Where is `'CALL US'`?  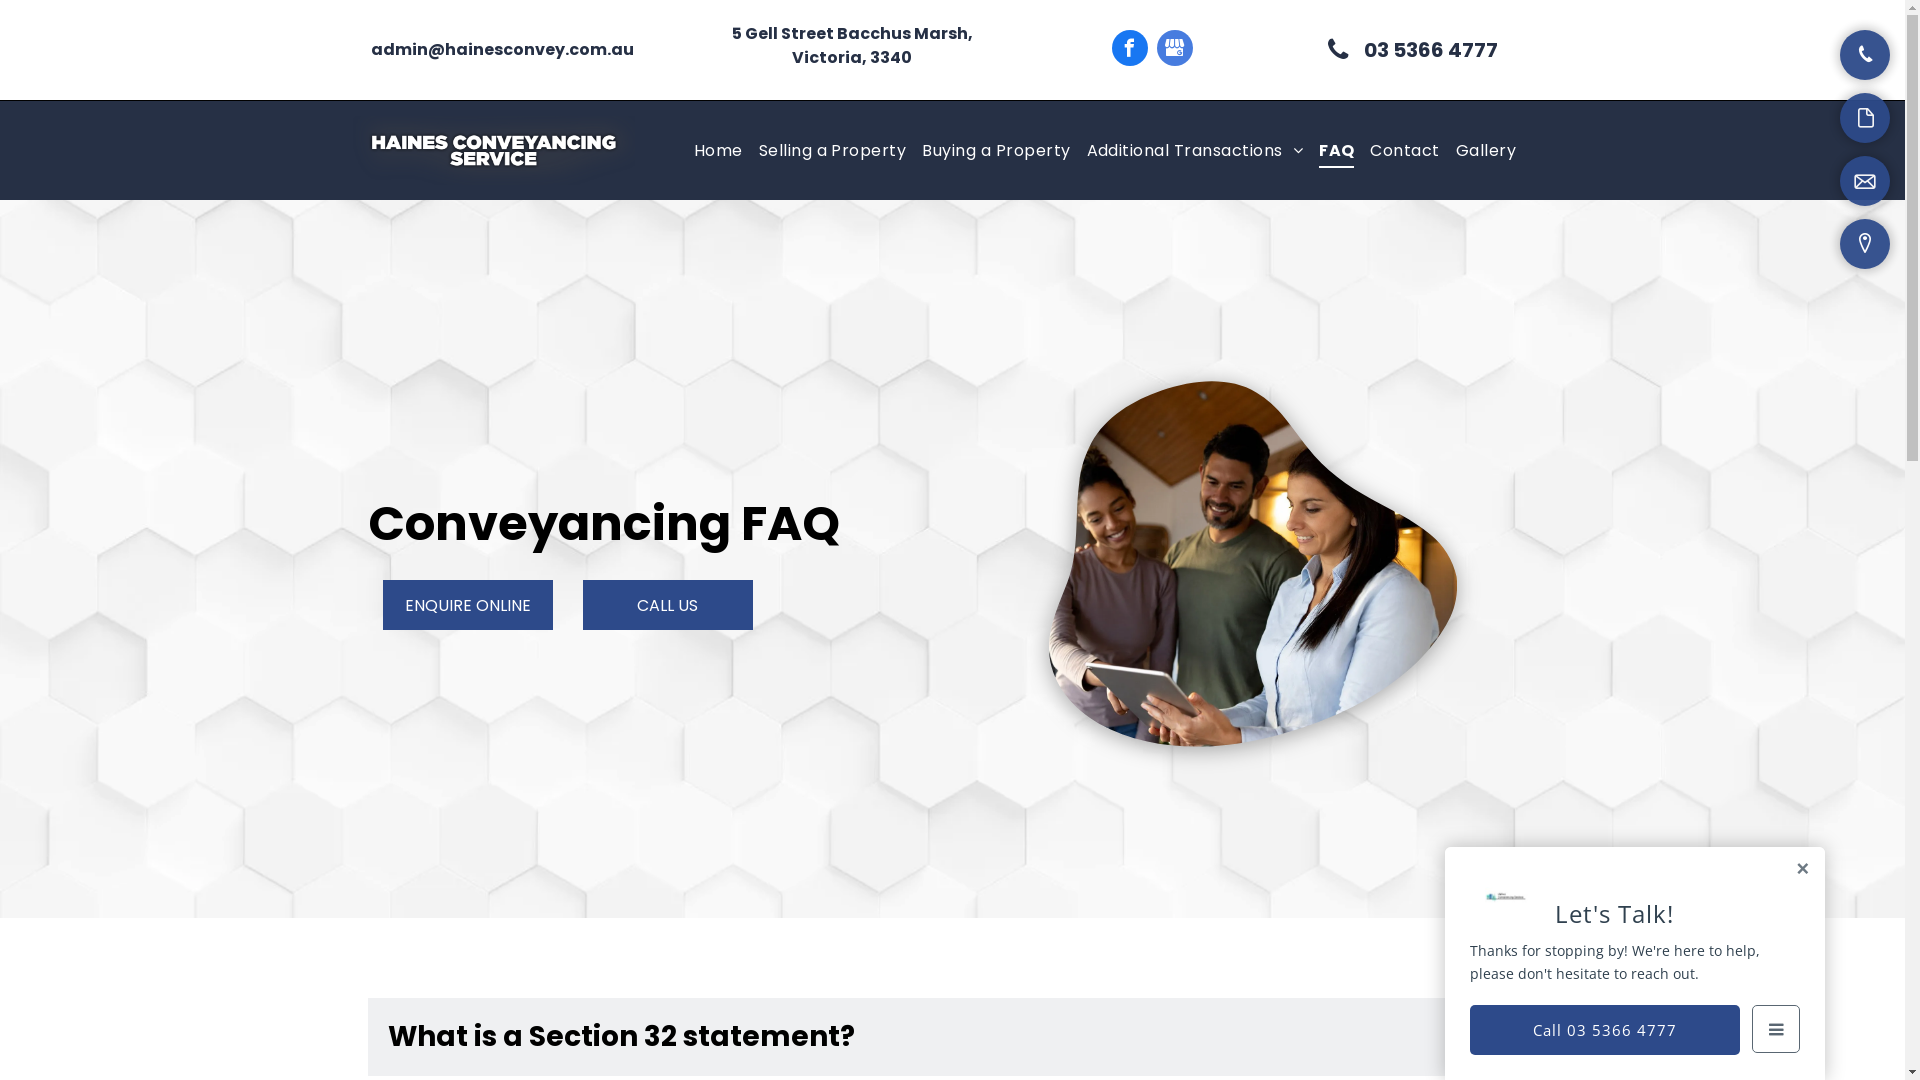
'CALL US' is located at coordinates (667, 604).